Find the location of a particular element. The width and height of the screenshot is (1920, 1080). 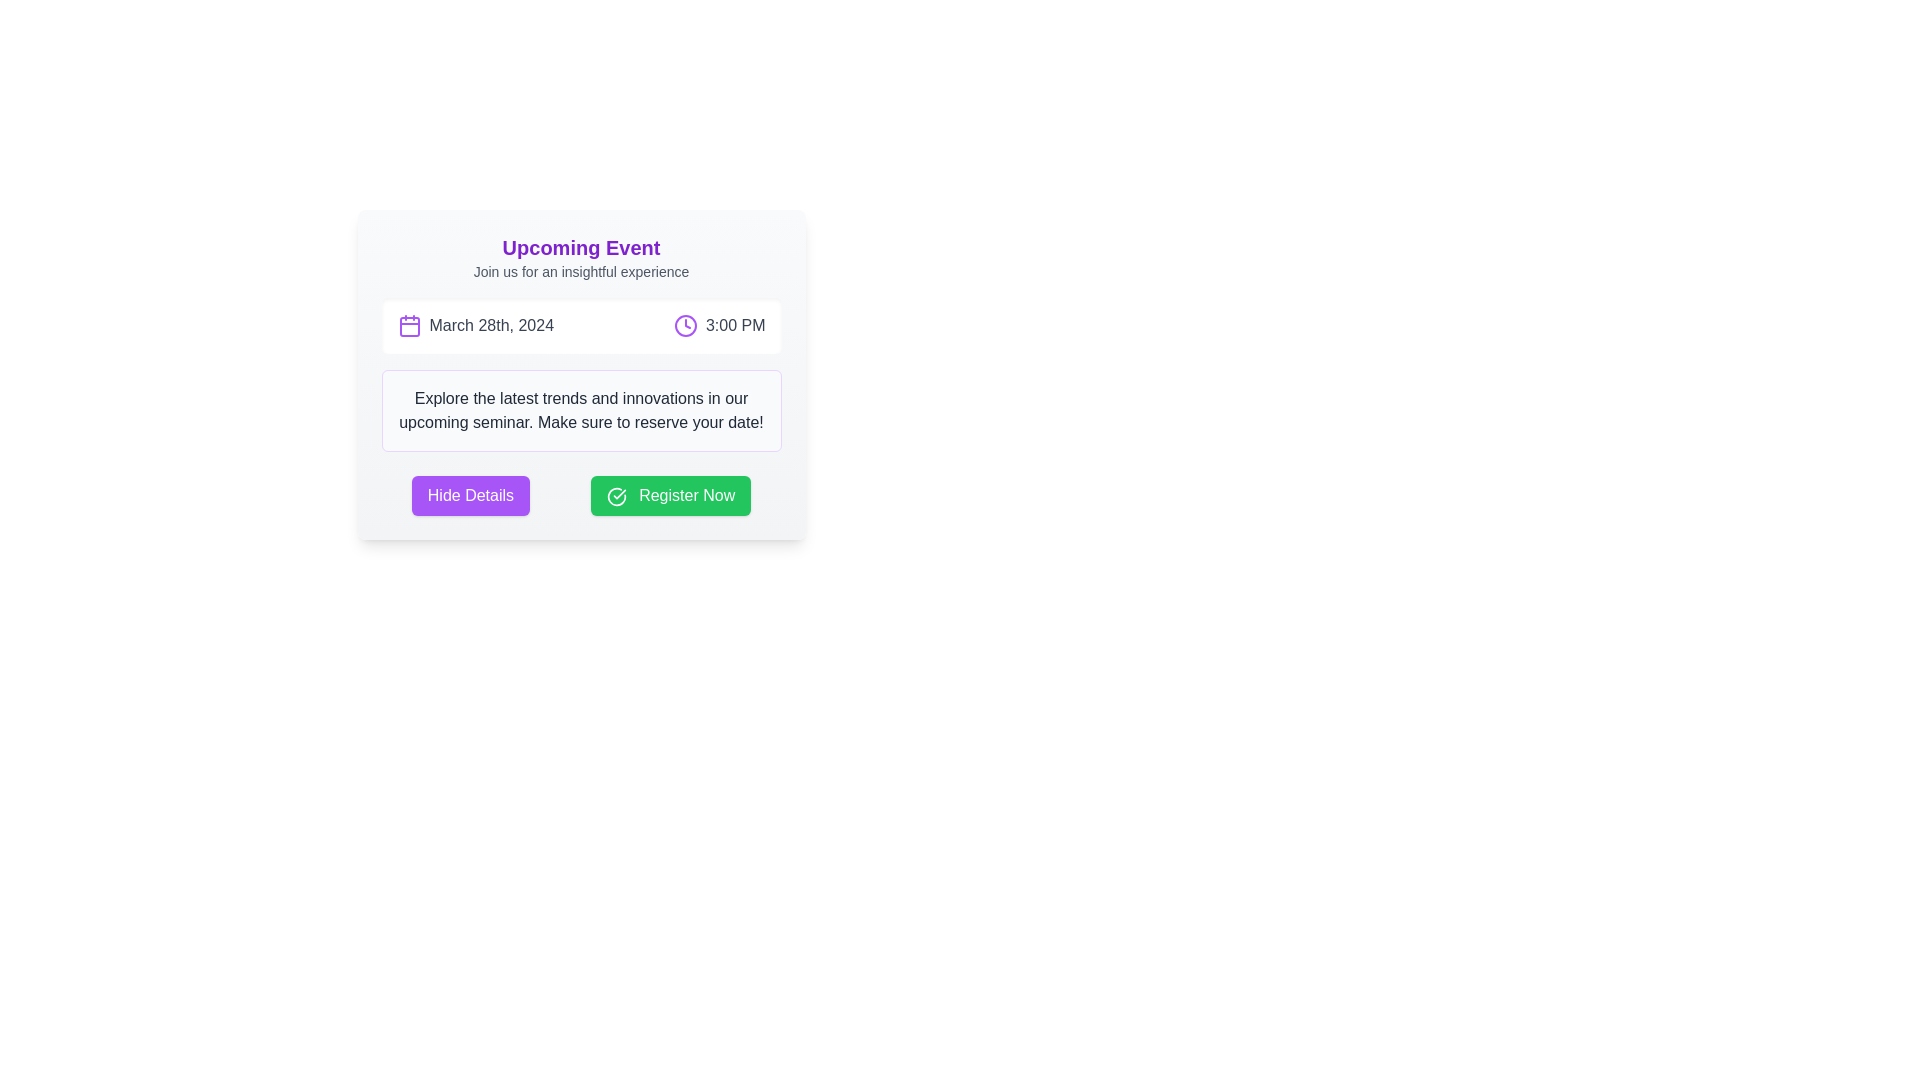

the outer frame of the clock icon adjacent to the '3:00 PM' label, which serves as a decorative element in the event date and time section is located at coordinates (685, 325).